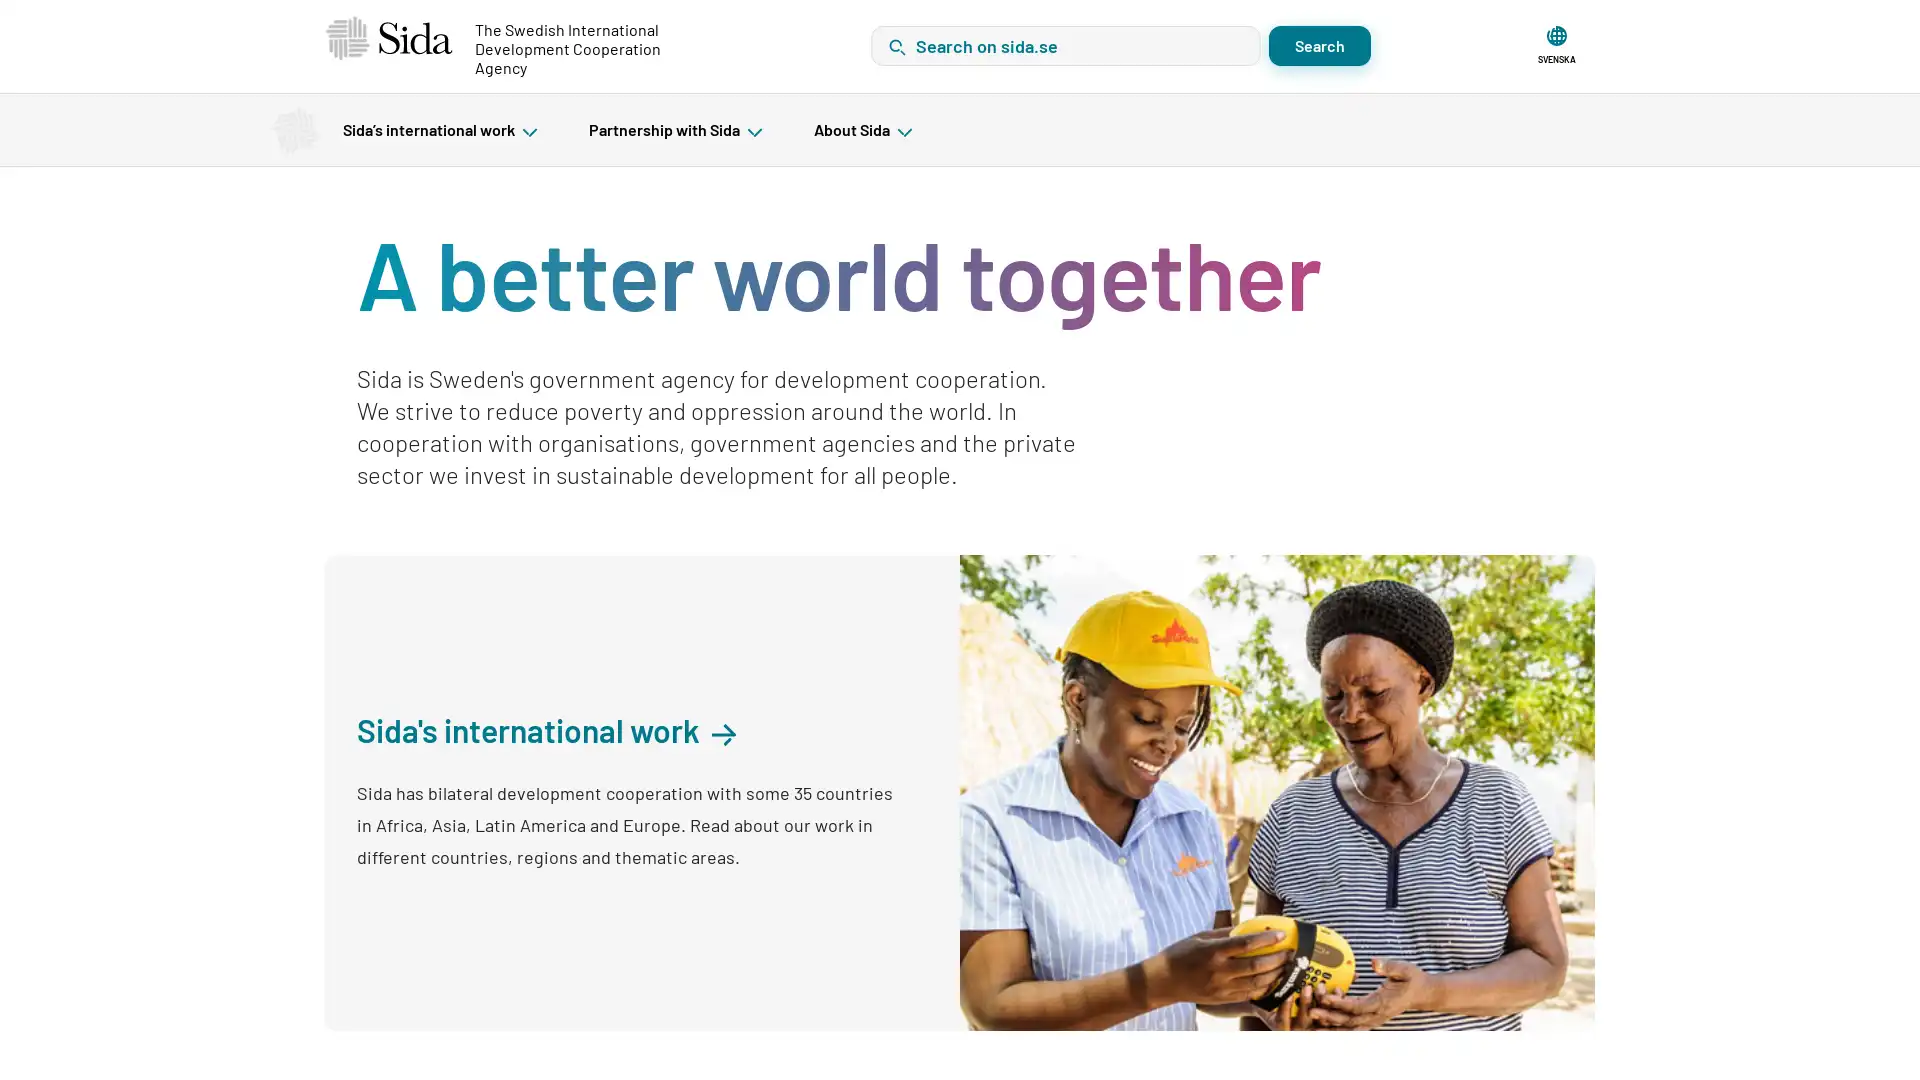  Describe the element at coordinates (1319, 45) in the screenshot. I see `Search` at that location.